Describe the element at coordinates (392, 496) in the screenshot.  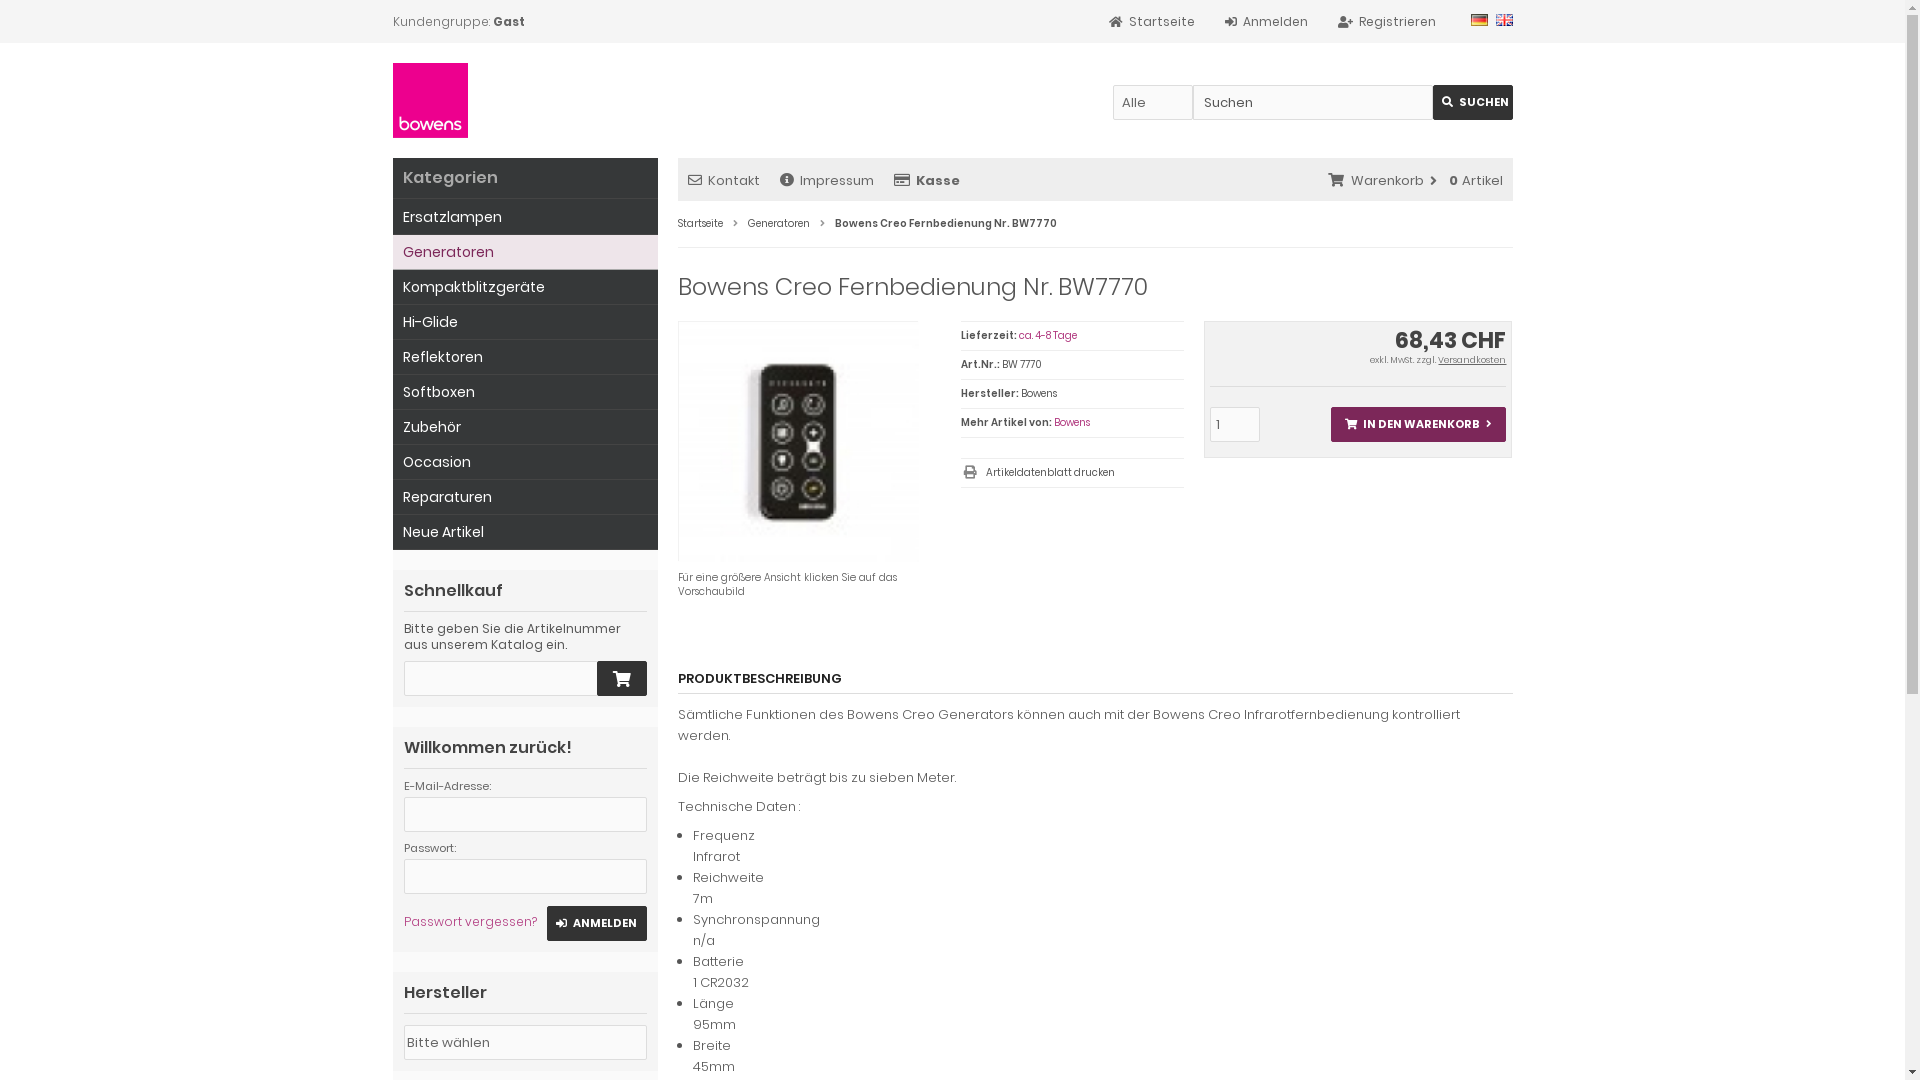
I see `'Reparaturen'` at that location.